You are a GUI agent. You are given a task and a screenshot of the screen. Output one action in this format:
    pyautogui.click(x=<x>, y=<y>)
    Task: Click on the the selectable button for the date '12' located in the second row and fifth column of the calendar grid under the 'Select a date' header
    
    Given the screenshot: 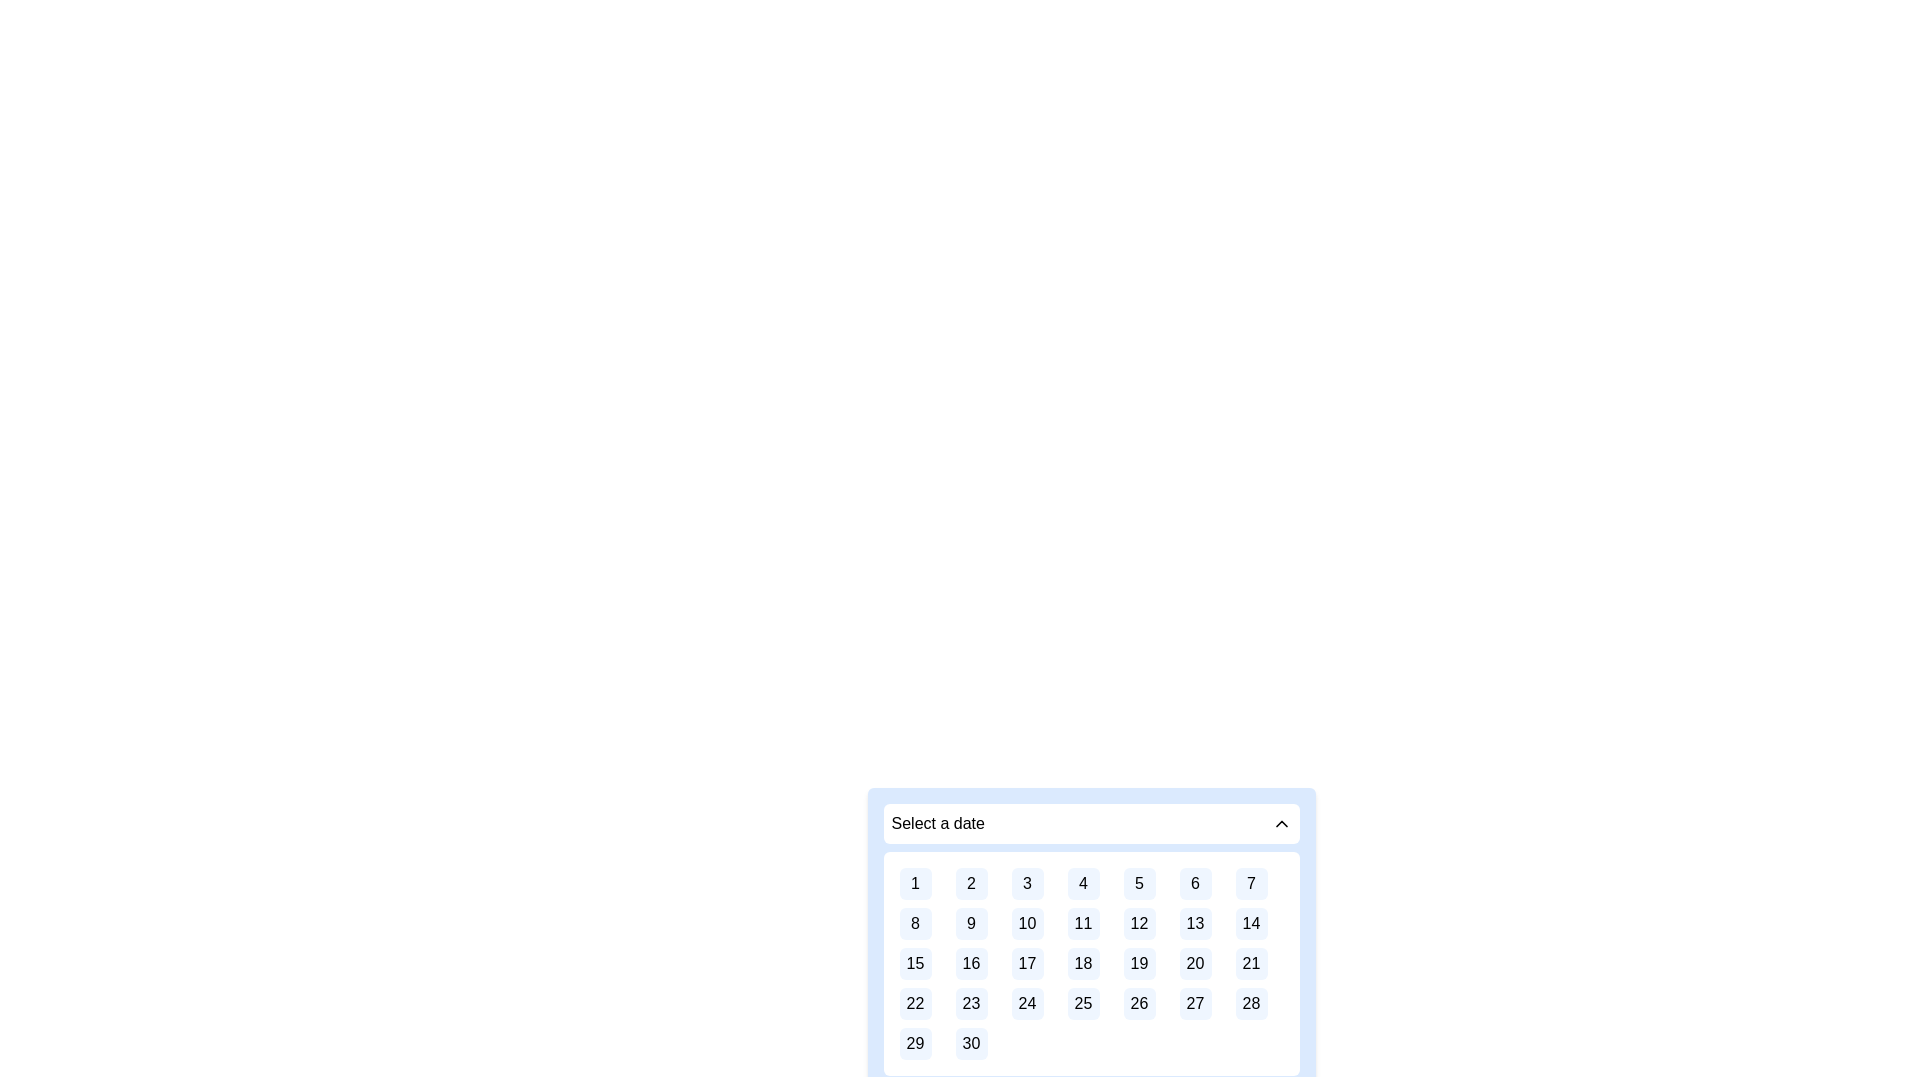 What is the action you would take?
    pyautogui.click(x=1139, y=924)
    